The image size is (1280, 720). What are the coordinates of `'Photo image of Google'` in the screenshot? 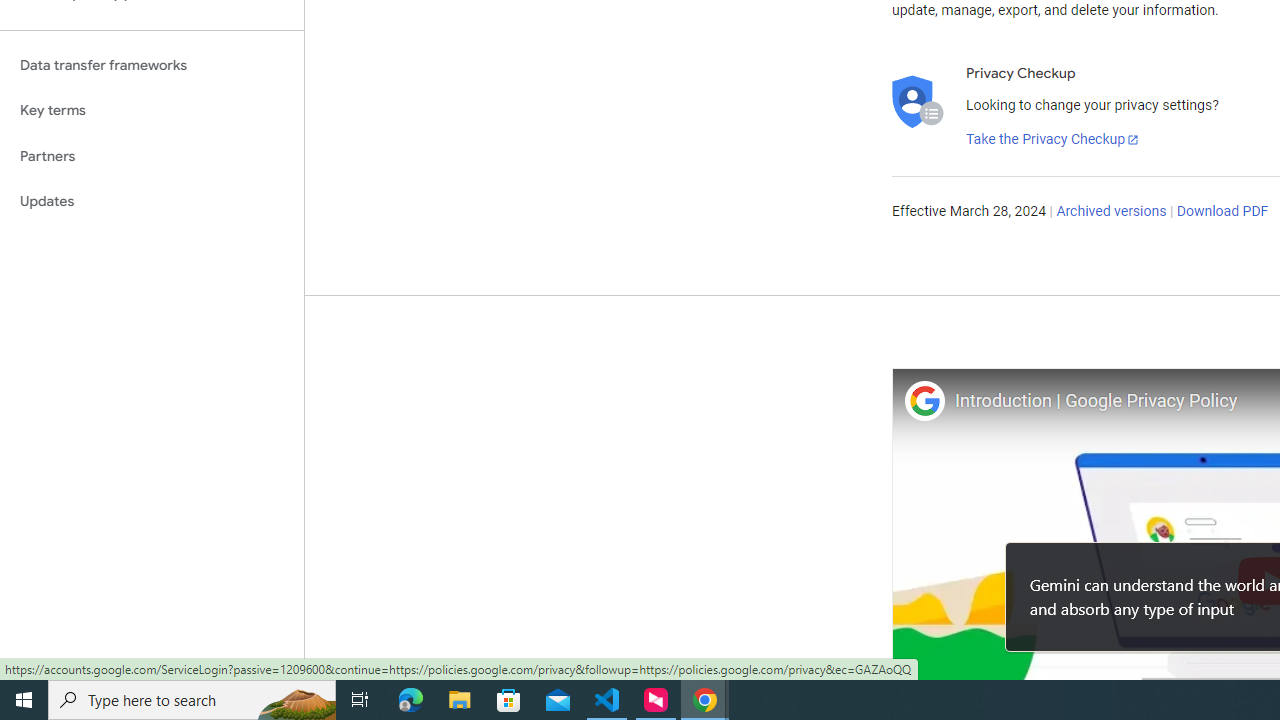 It's located at (923, 400).